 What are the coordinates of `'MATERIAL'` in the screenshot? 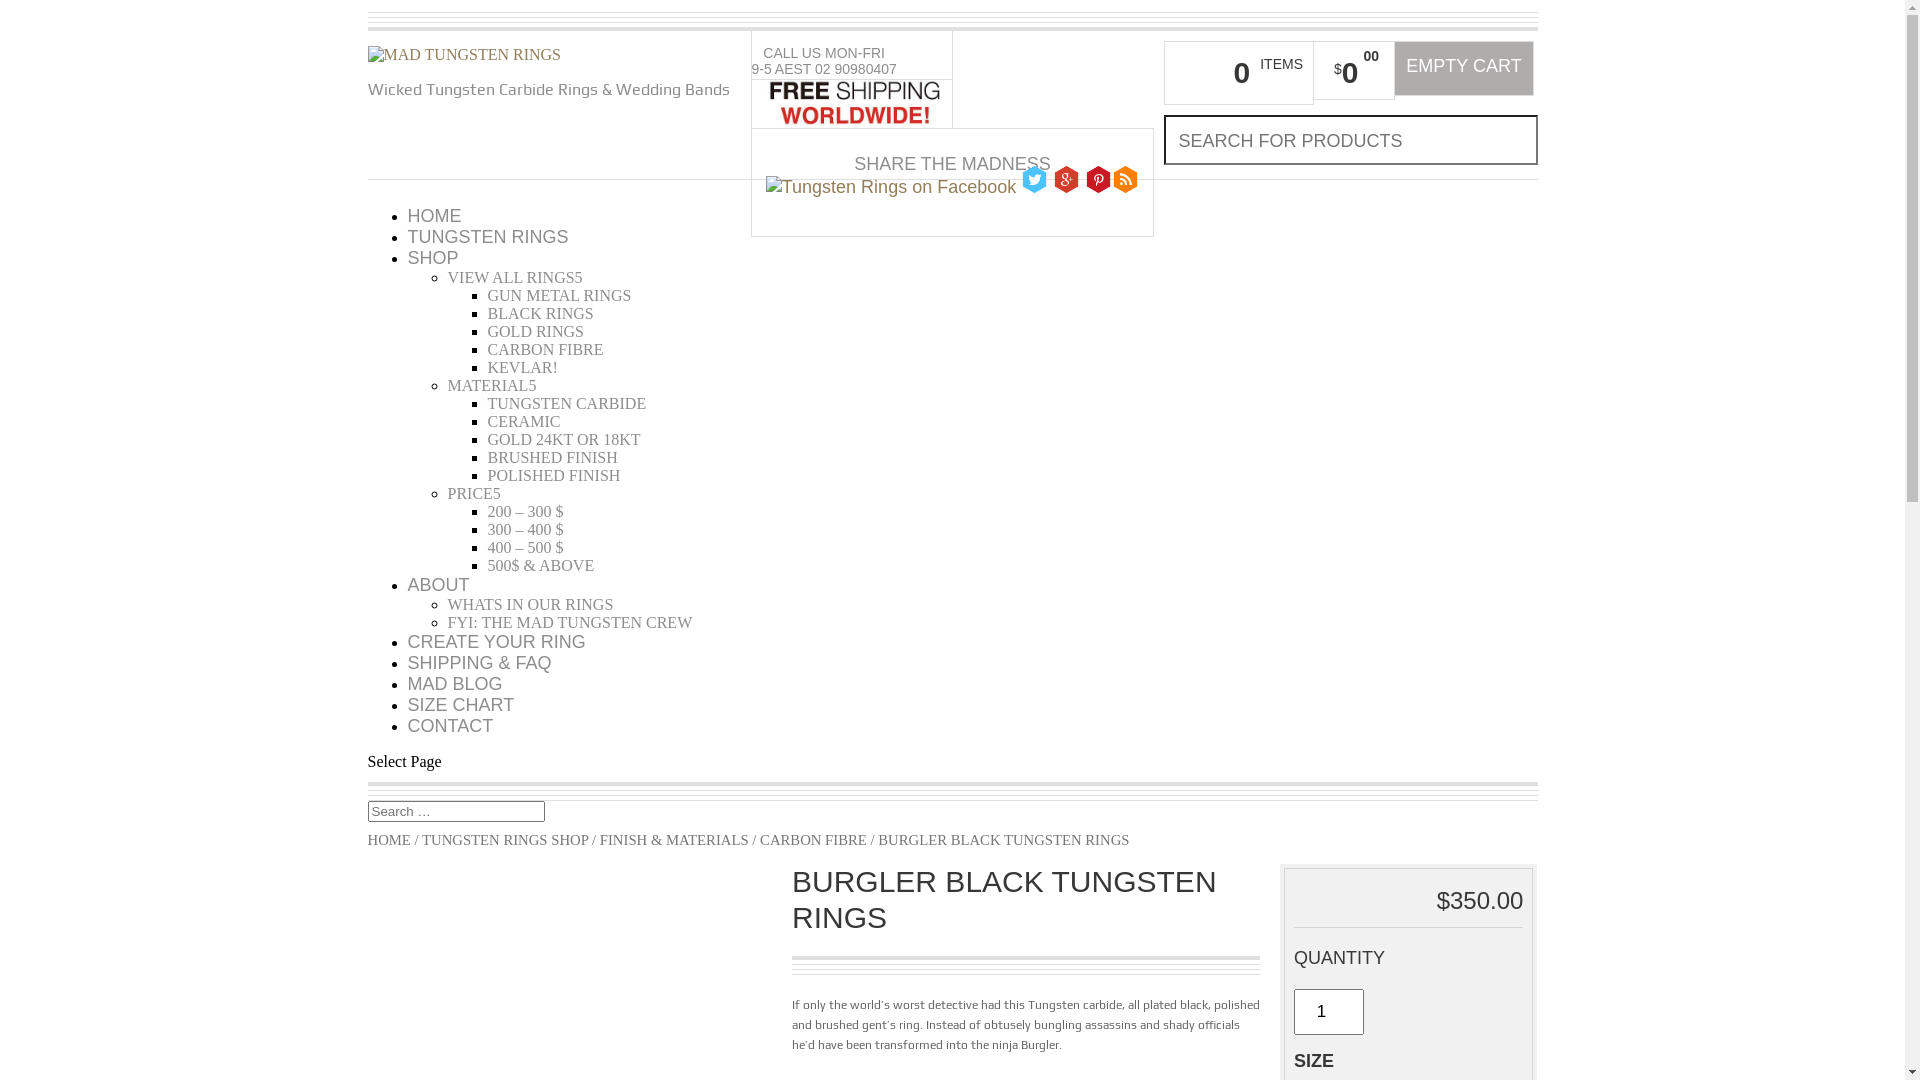 It's located at (446, 385).